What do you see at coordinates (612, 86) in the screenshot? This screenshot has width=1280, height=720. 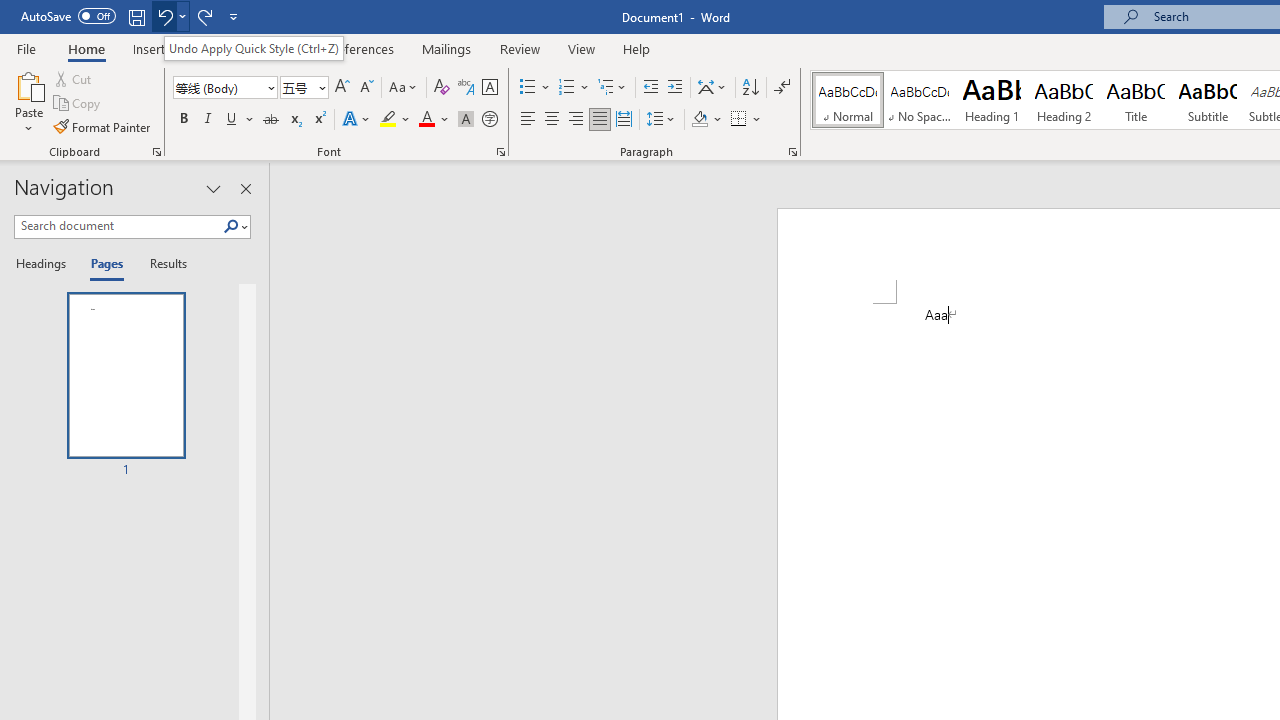 I see `'Multilevel List'` at bounding box center [612, 86].